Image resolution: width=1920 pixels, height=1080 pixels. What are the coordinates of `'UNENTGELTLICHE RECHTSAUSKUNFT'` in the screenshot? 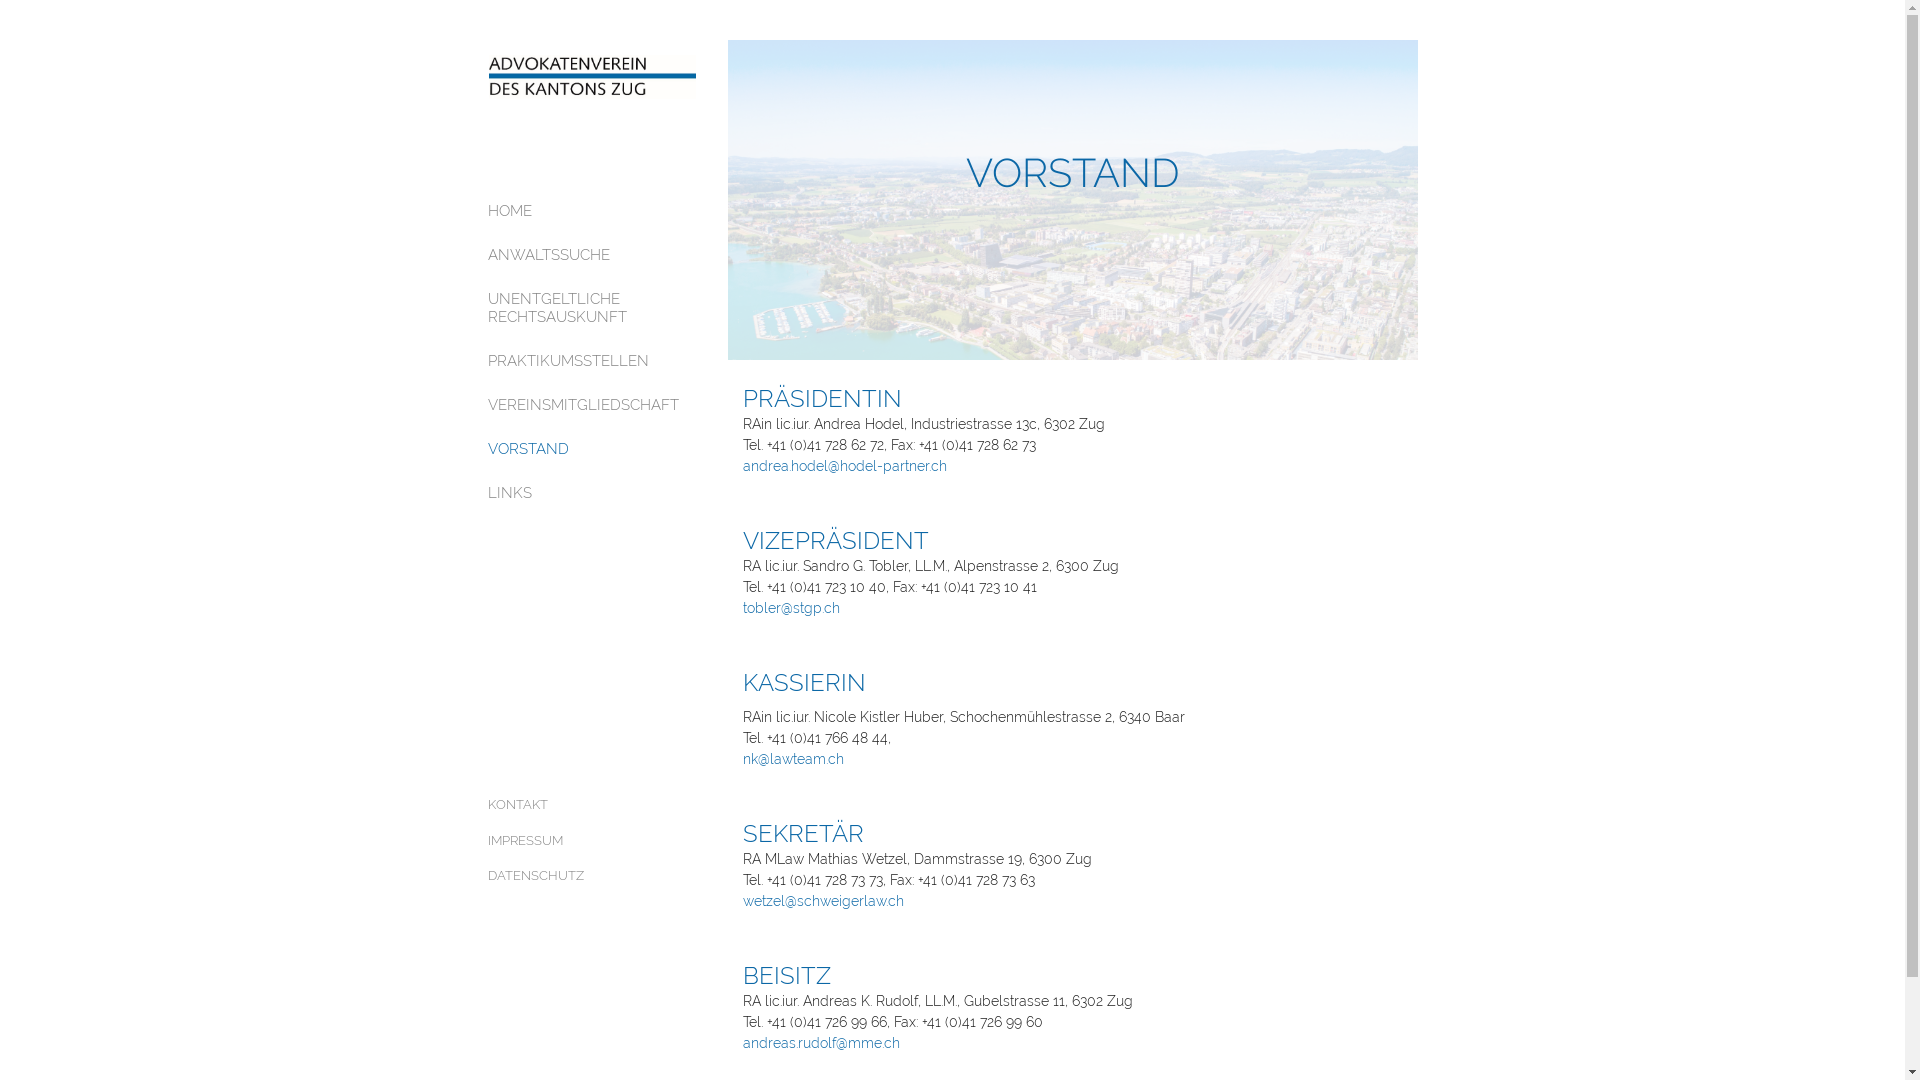 It's located at (592, 308).